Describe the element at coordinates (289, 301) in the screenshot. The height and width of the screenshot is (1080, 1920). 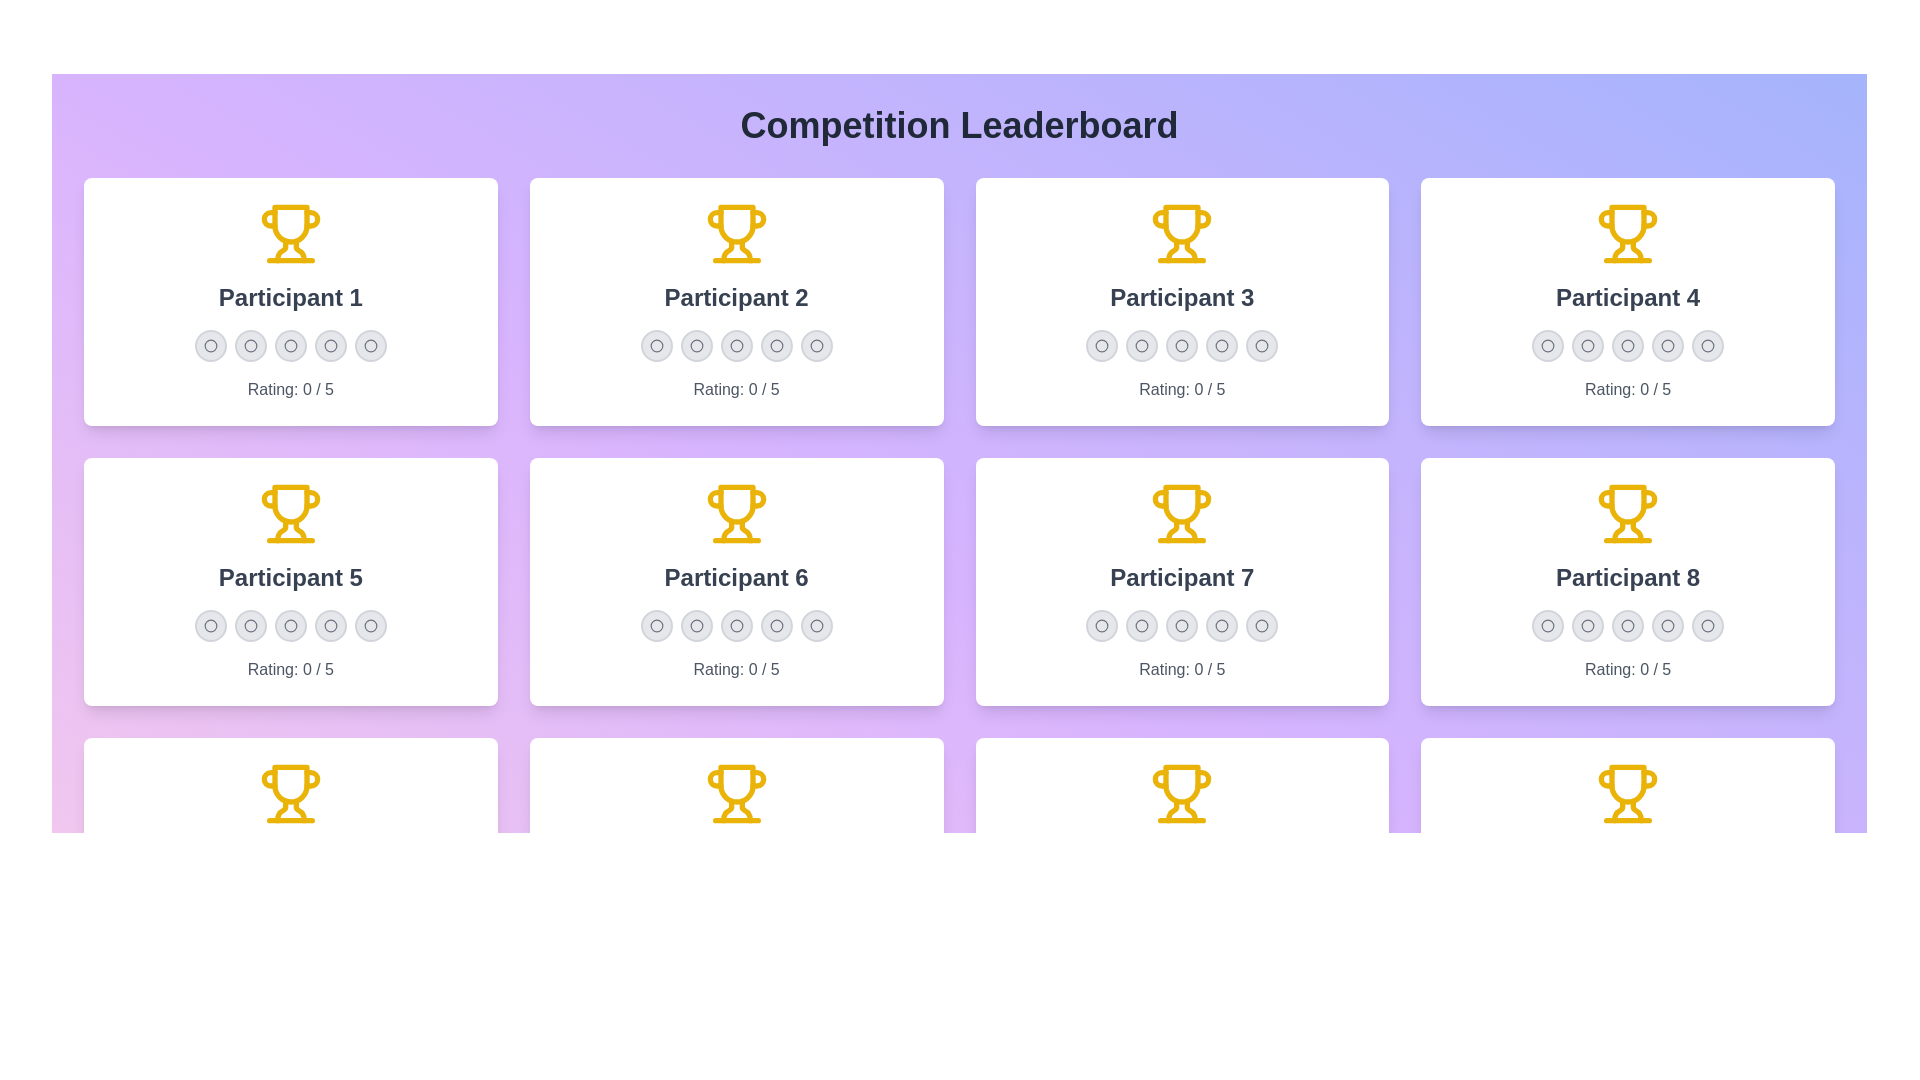
I see `the card of Participant 1 to observe the visual scale effect` at that location.